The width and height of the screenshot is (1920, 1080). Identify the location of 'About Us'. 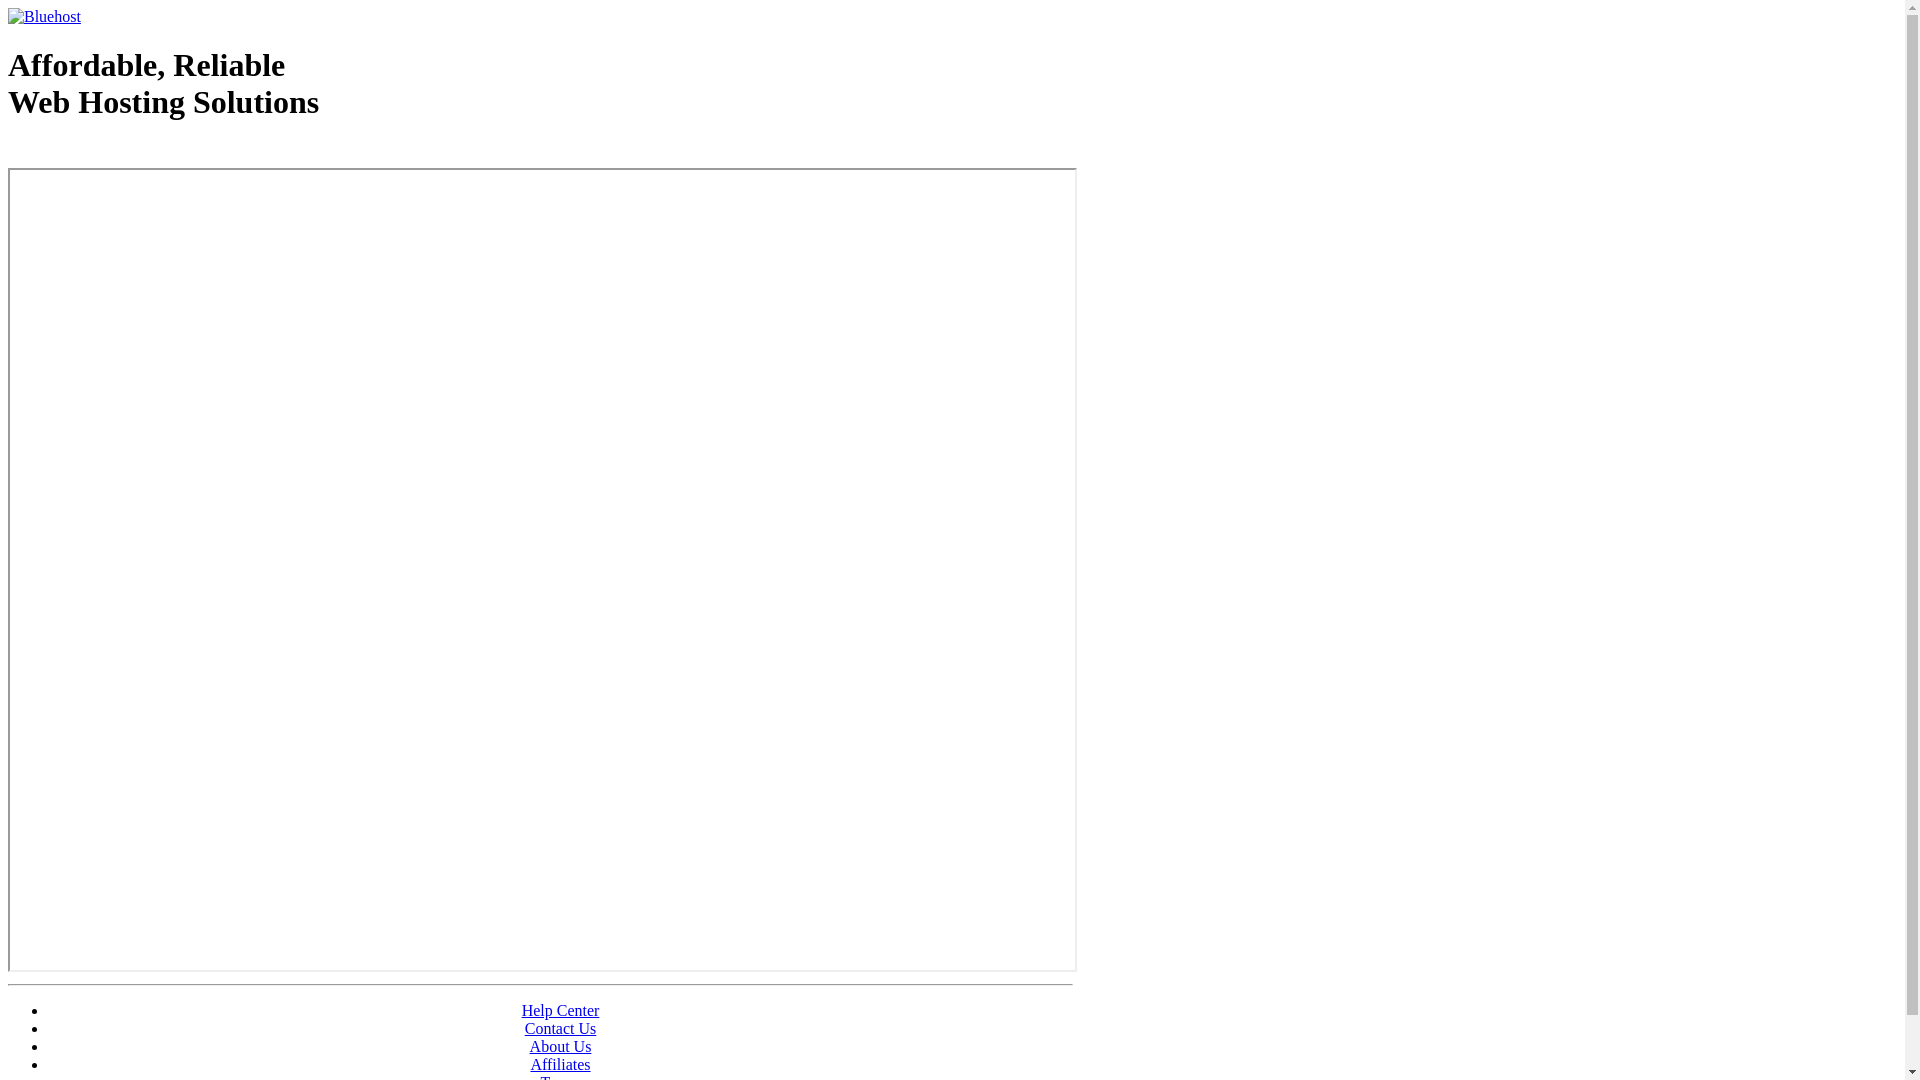
(529, 1045).